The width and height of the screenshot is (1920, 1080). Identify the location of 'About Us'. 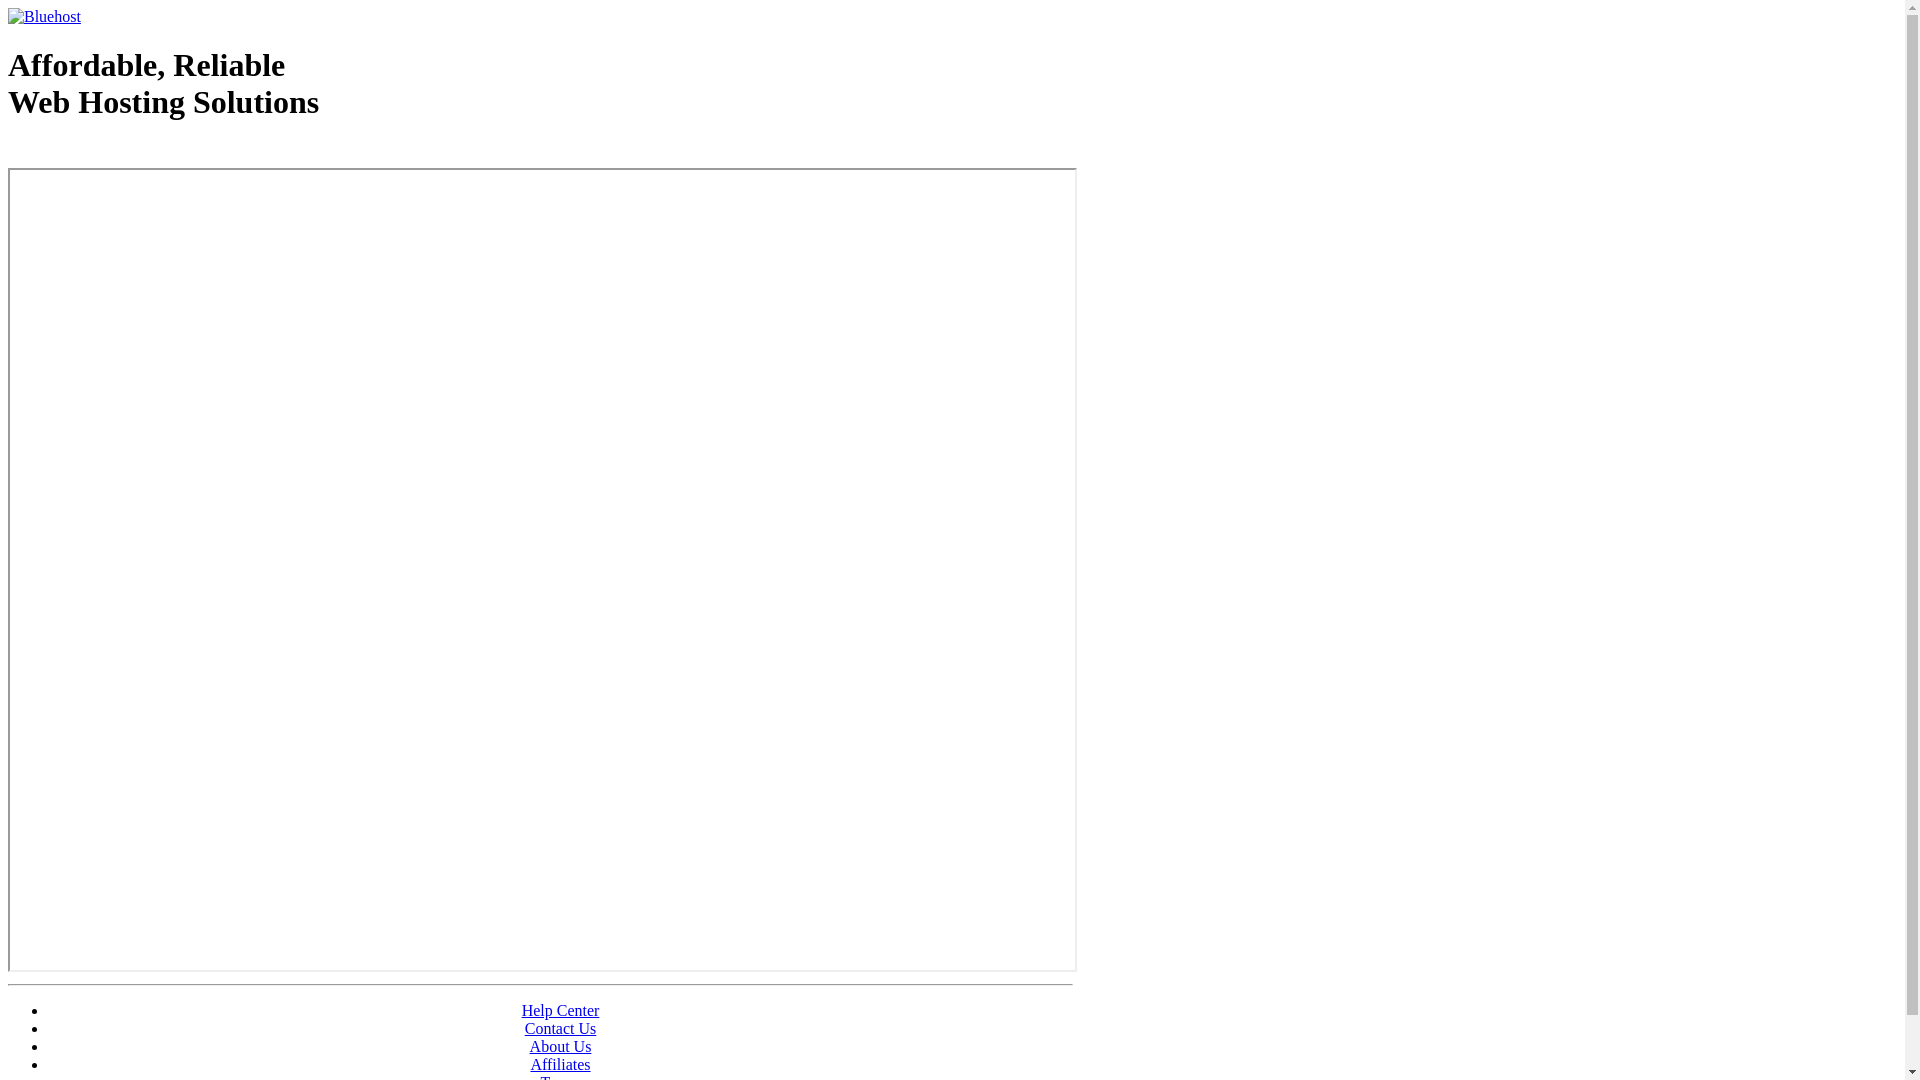
(529, 1045).